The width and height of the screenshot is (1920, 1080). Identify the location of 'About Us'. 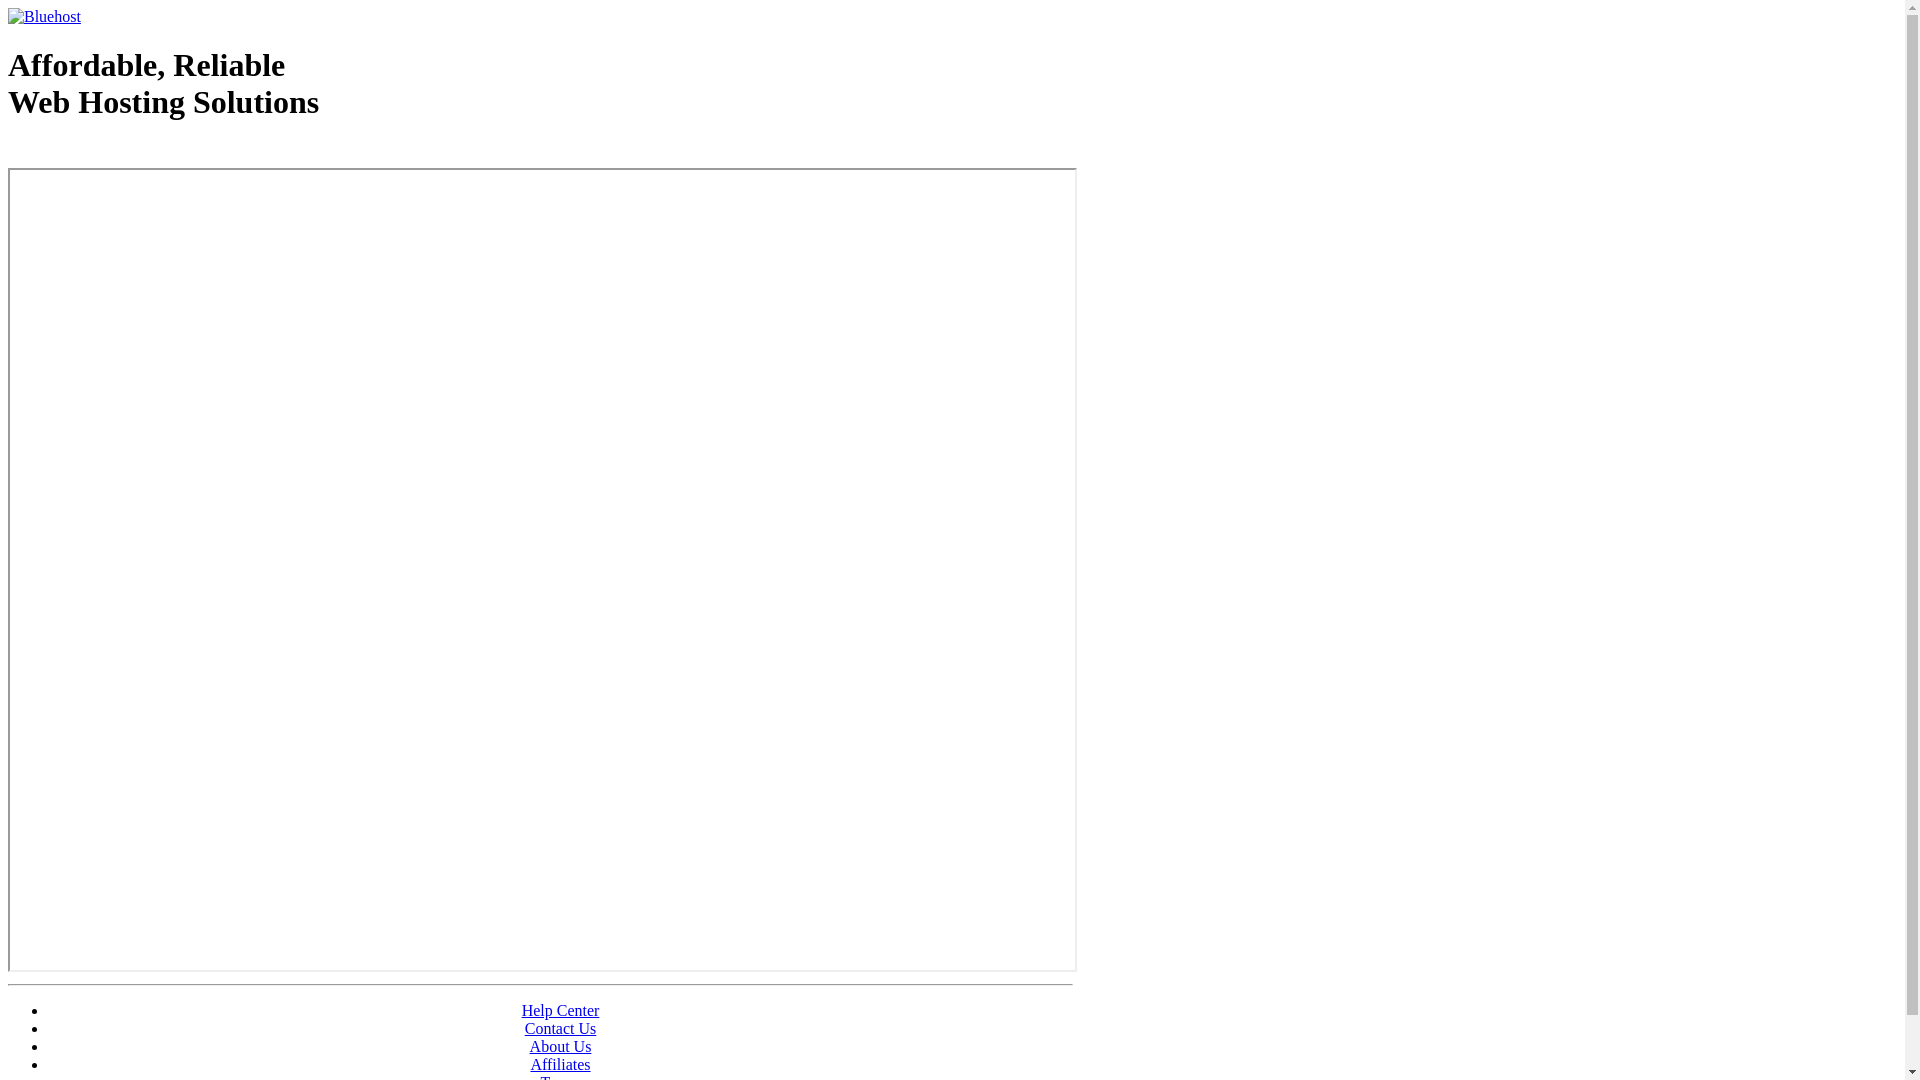
(529, 1045).